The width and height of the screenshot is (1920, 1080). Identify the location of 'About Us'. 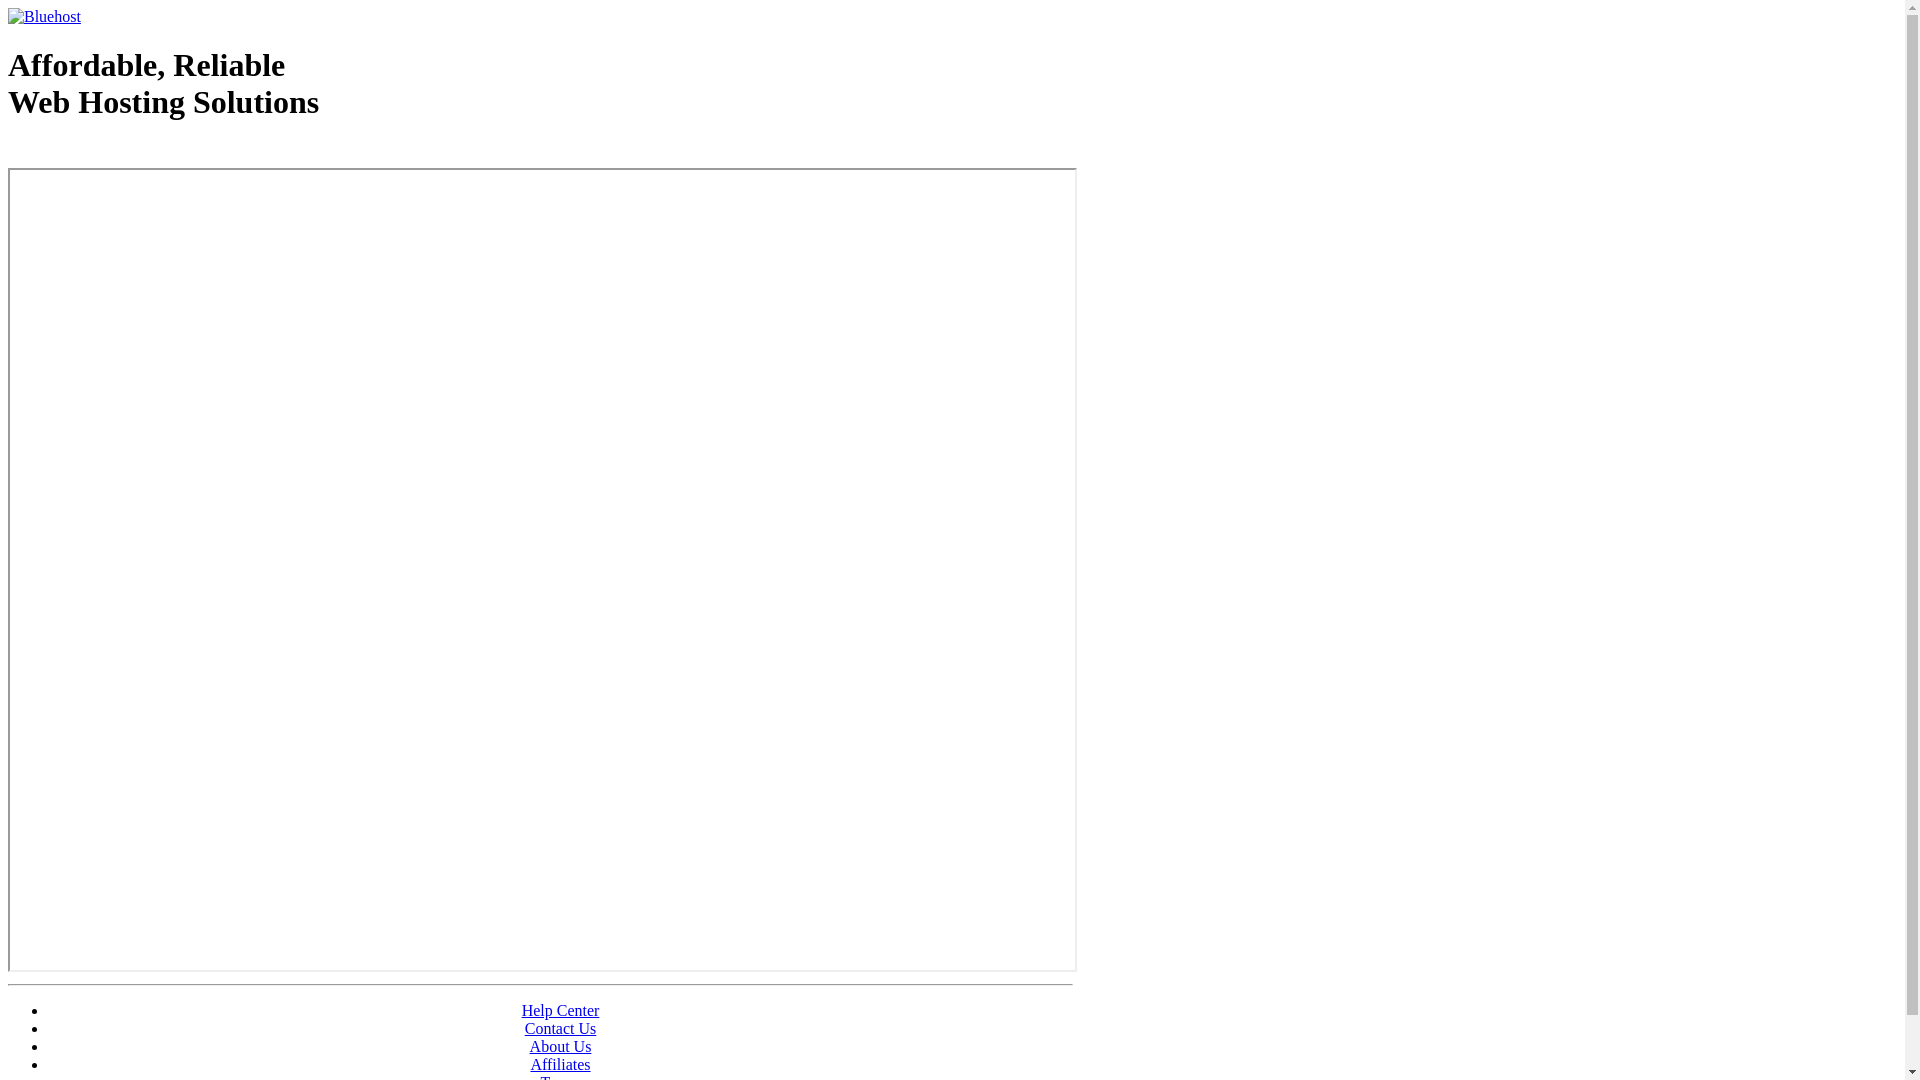
(529, 1045).